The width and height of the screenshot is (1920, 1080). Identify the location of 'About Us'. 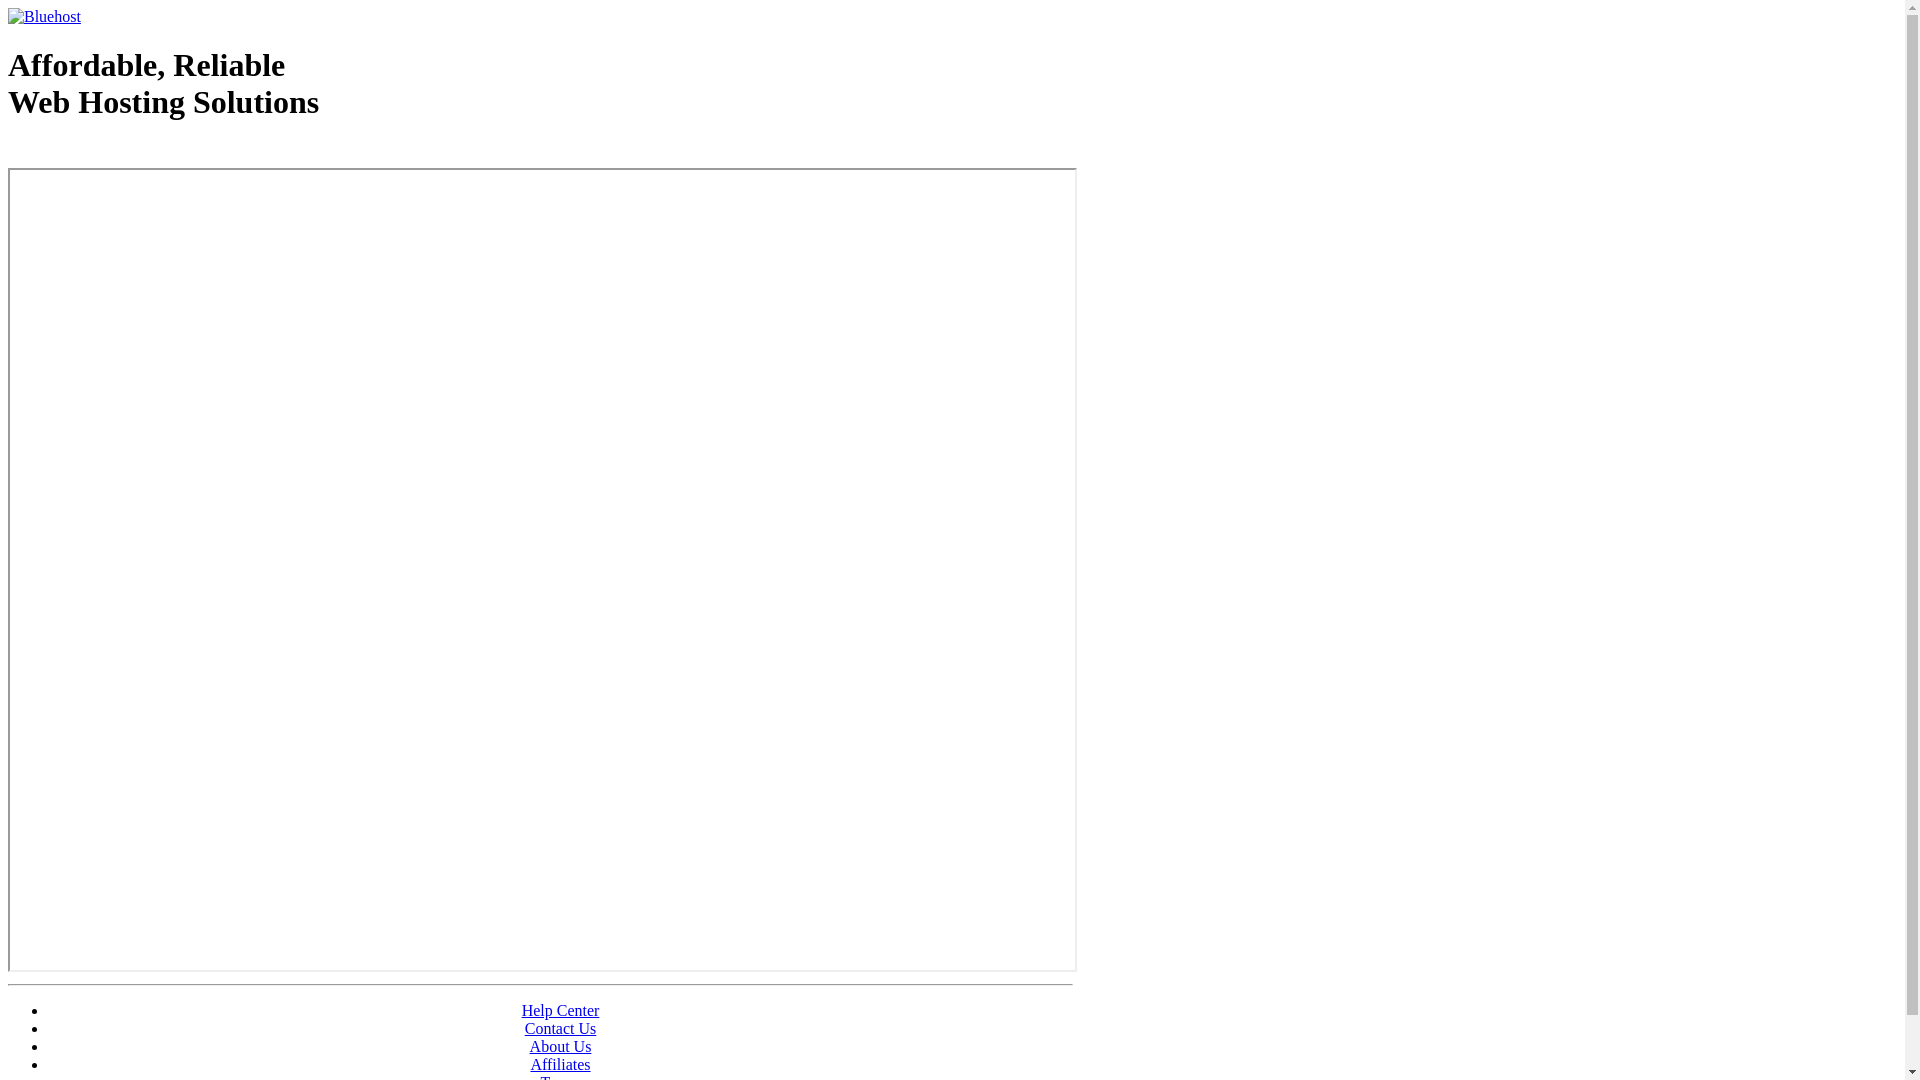
(529, 1045).